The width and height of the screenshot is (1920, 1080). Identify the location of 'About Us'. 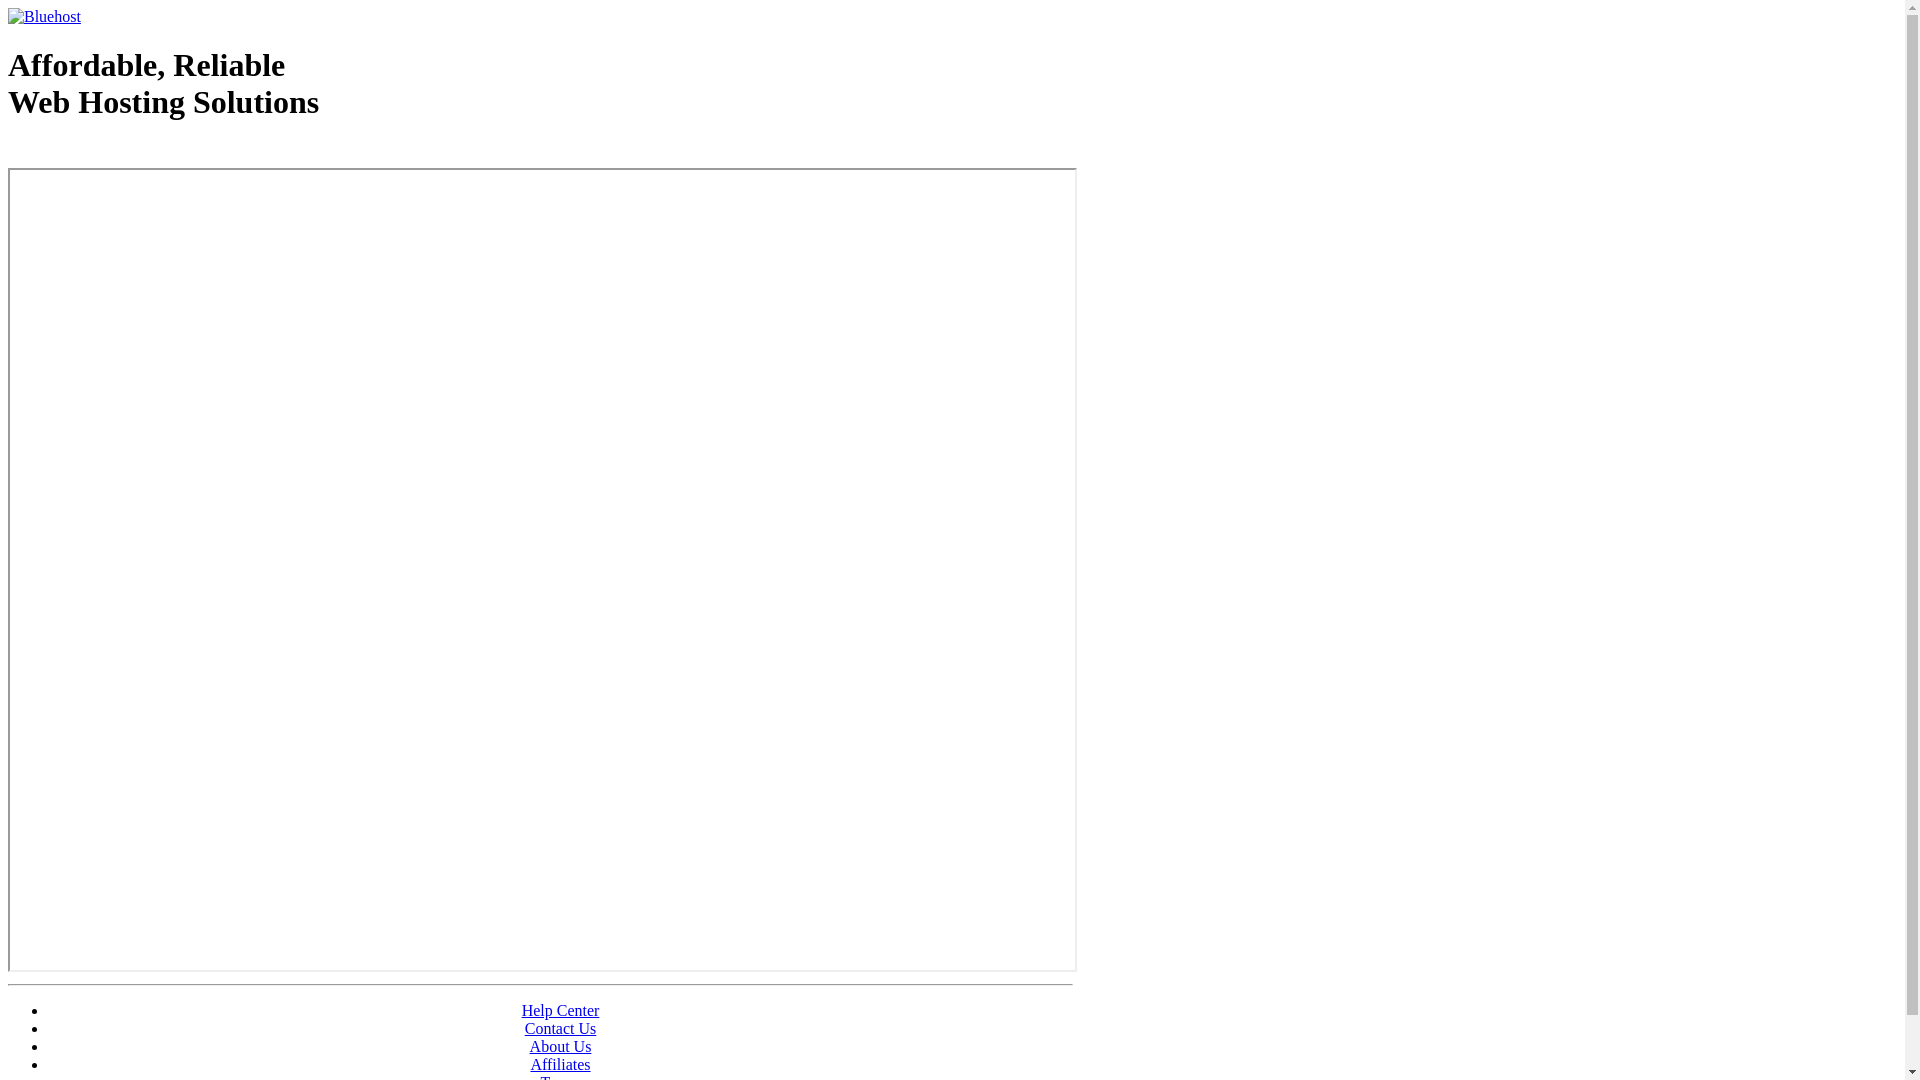
(529, 1045).